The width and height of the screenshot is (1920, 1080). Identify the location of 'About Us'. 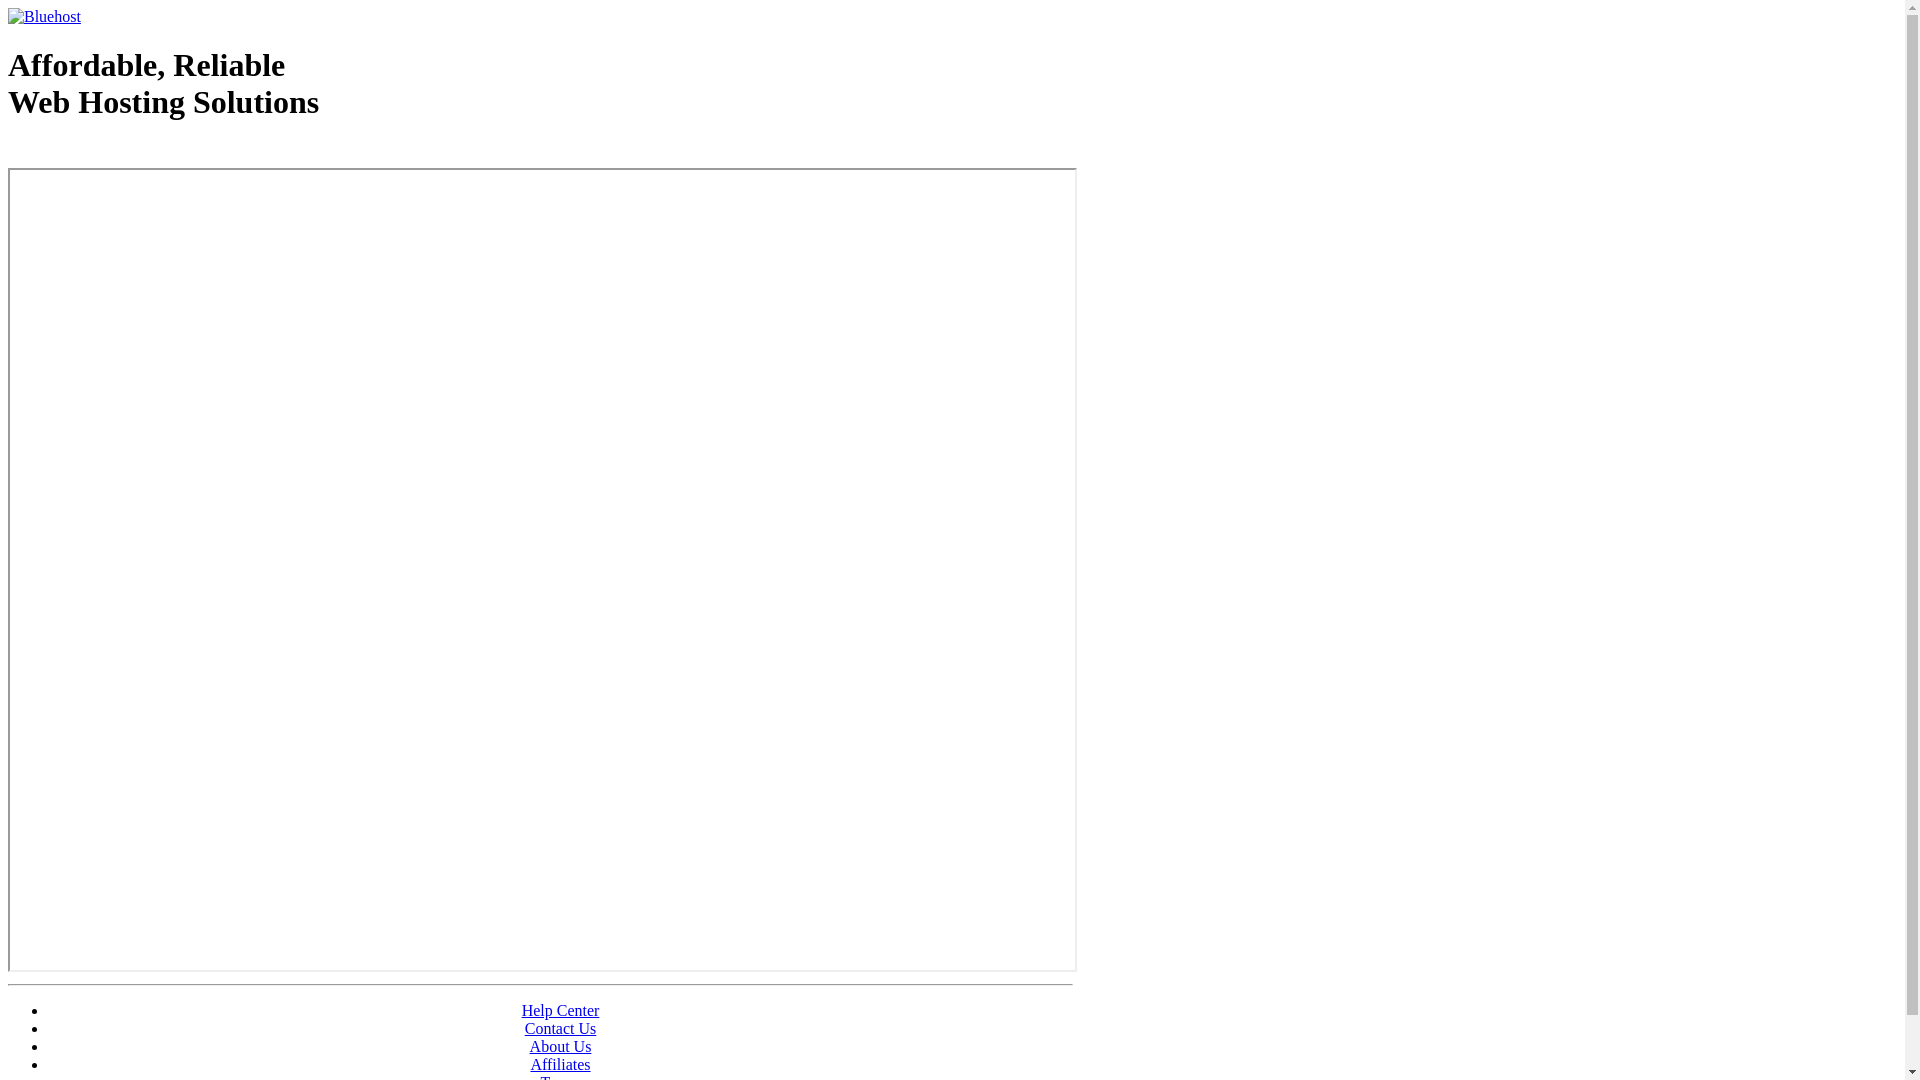
(529, 1045).